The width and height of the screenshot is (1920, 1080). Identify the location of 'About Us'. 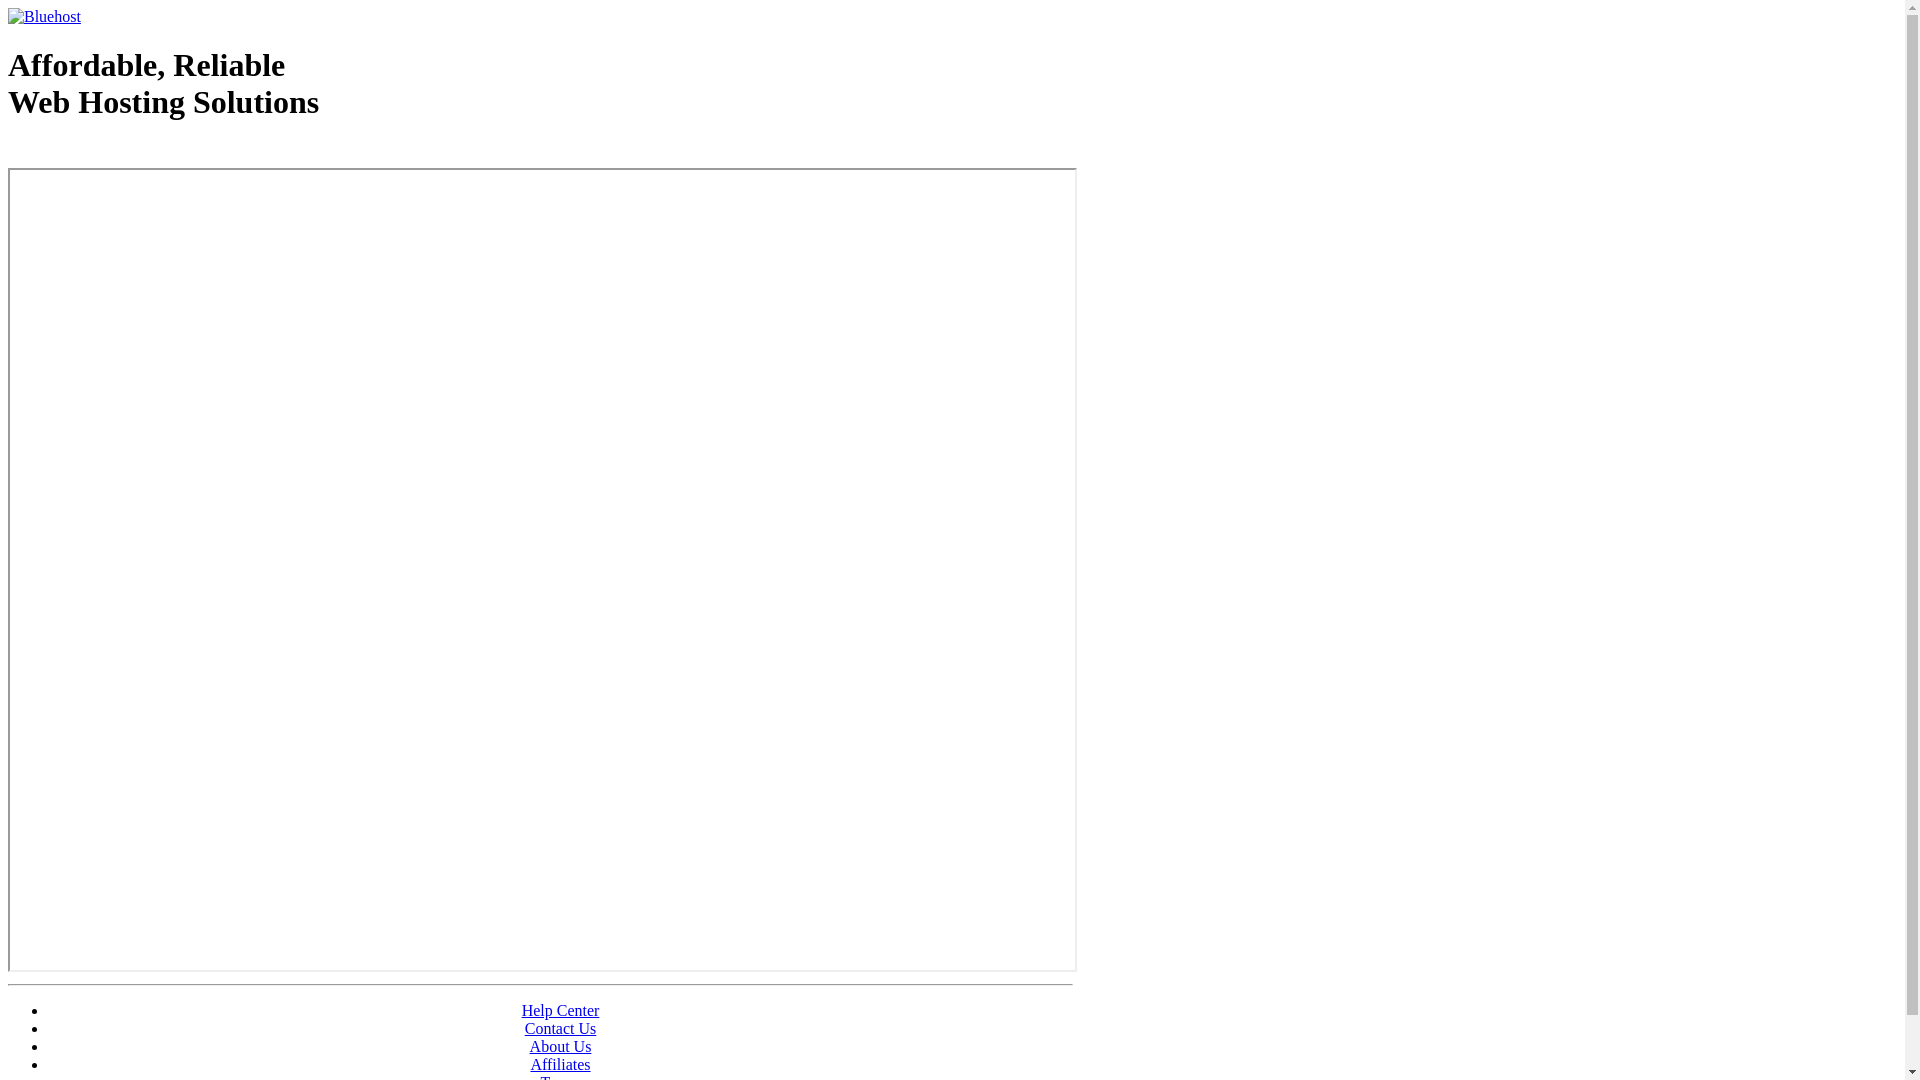
(529, 1045).